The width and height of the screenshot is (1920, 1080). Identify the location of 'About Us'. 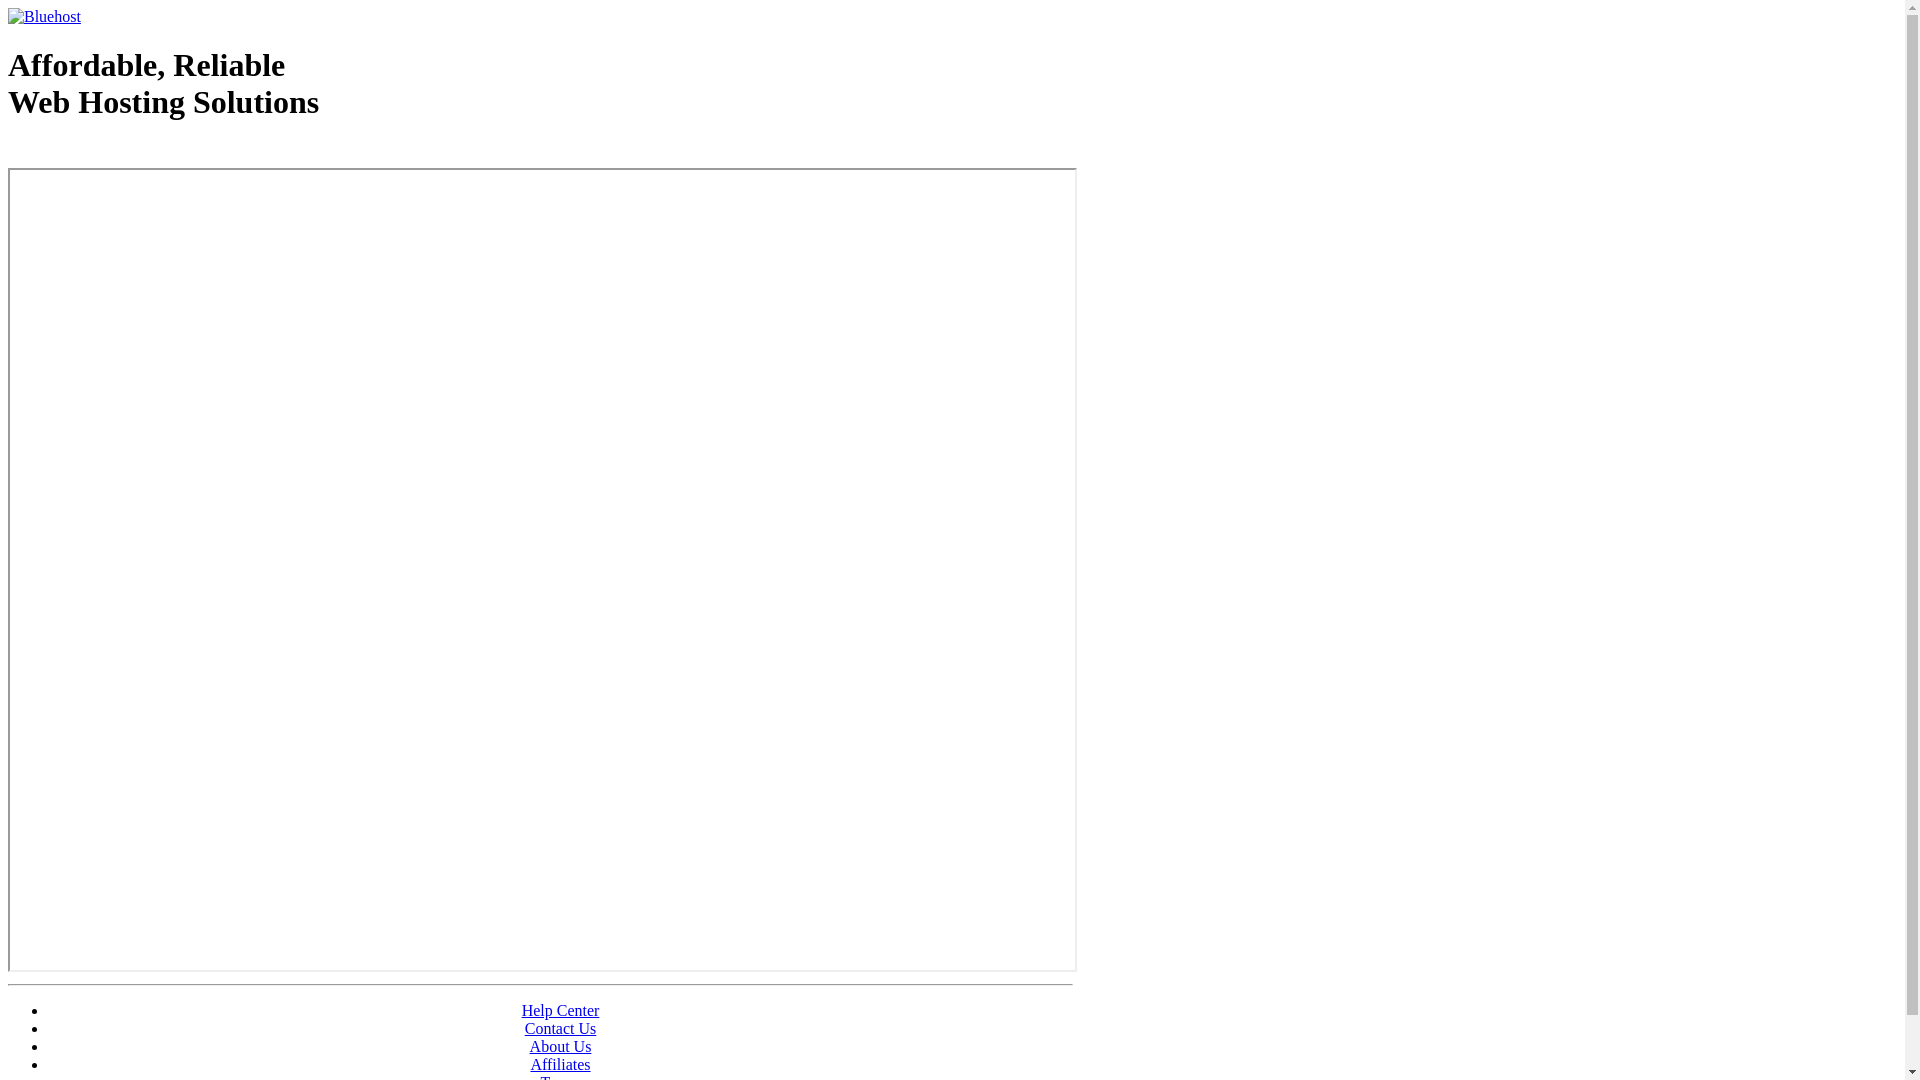
(529, 1045).